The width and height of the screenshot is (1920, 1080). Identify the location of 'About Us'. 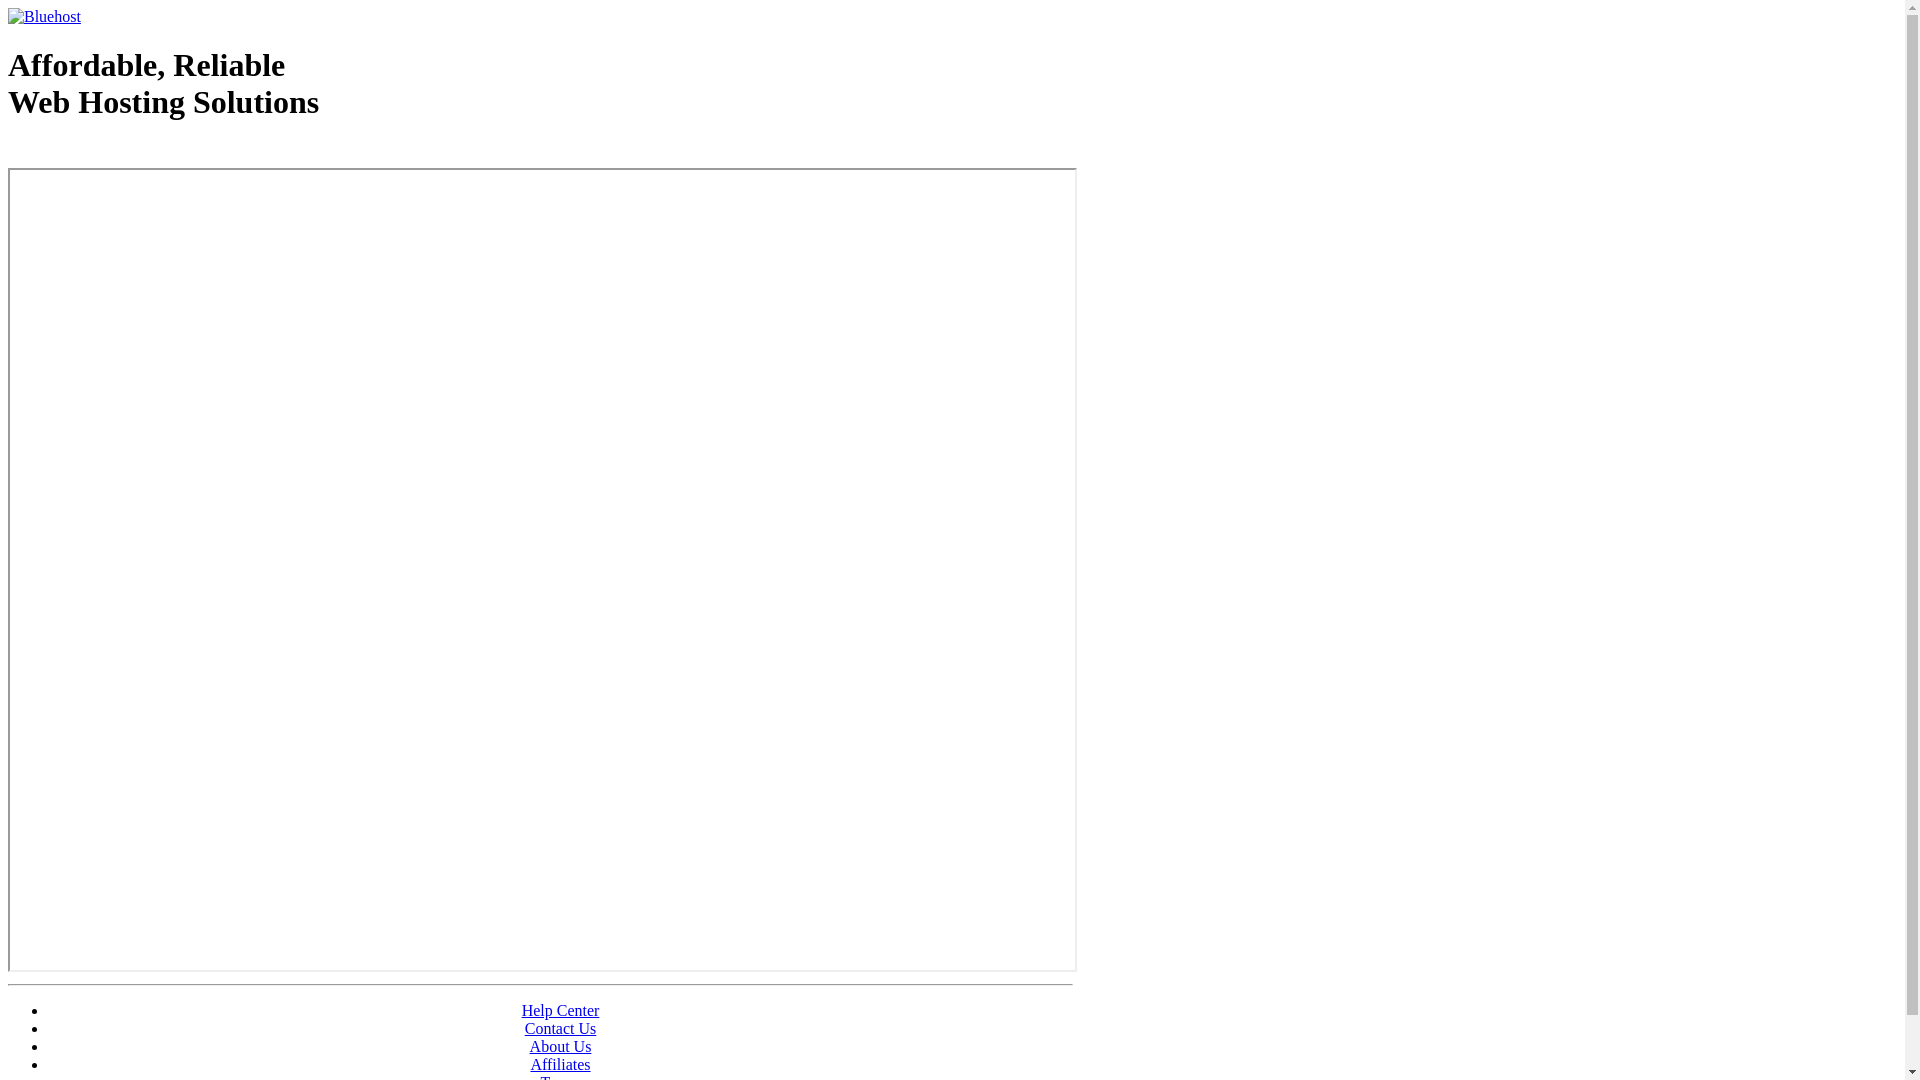
(529, 1045).